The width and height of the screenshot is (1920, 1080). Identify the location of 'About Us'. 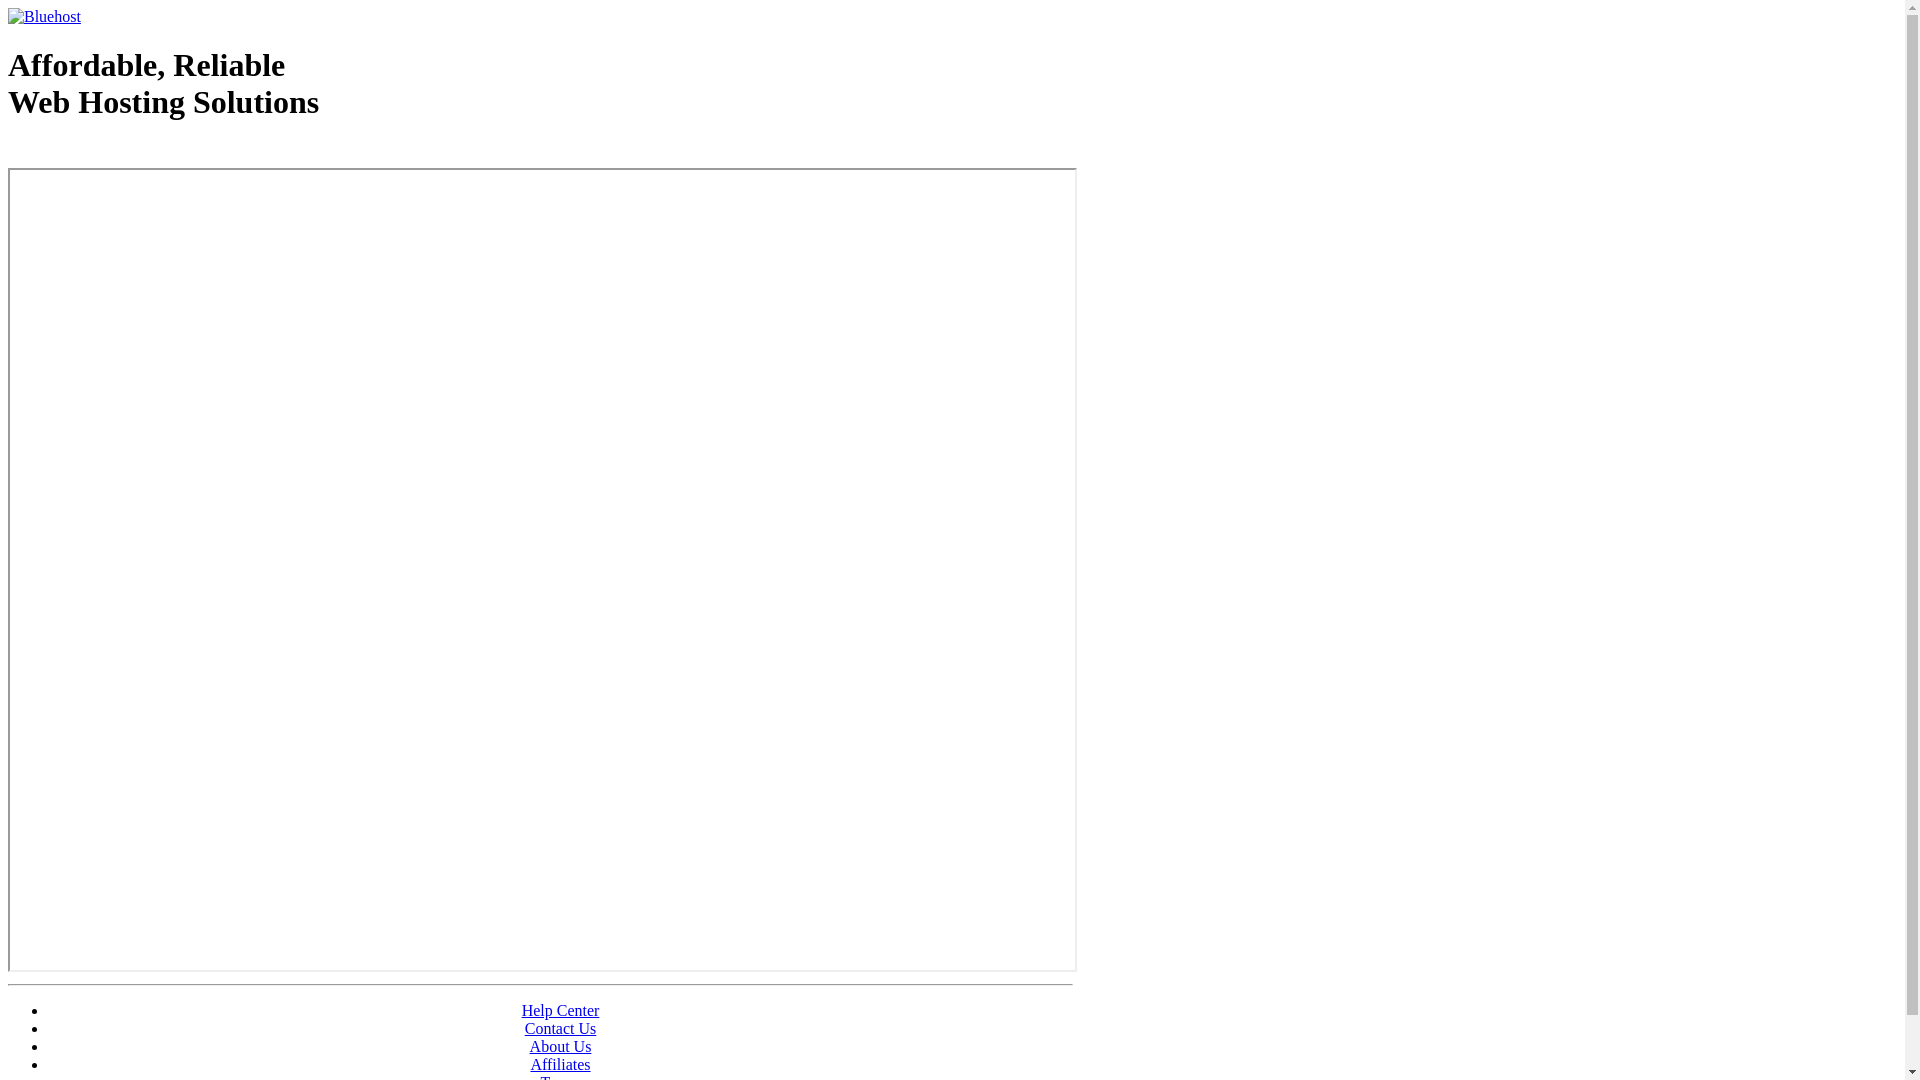
(529, 1045).